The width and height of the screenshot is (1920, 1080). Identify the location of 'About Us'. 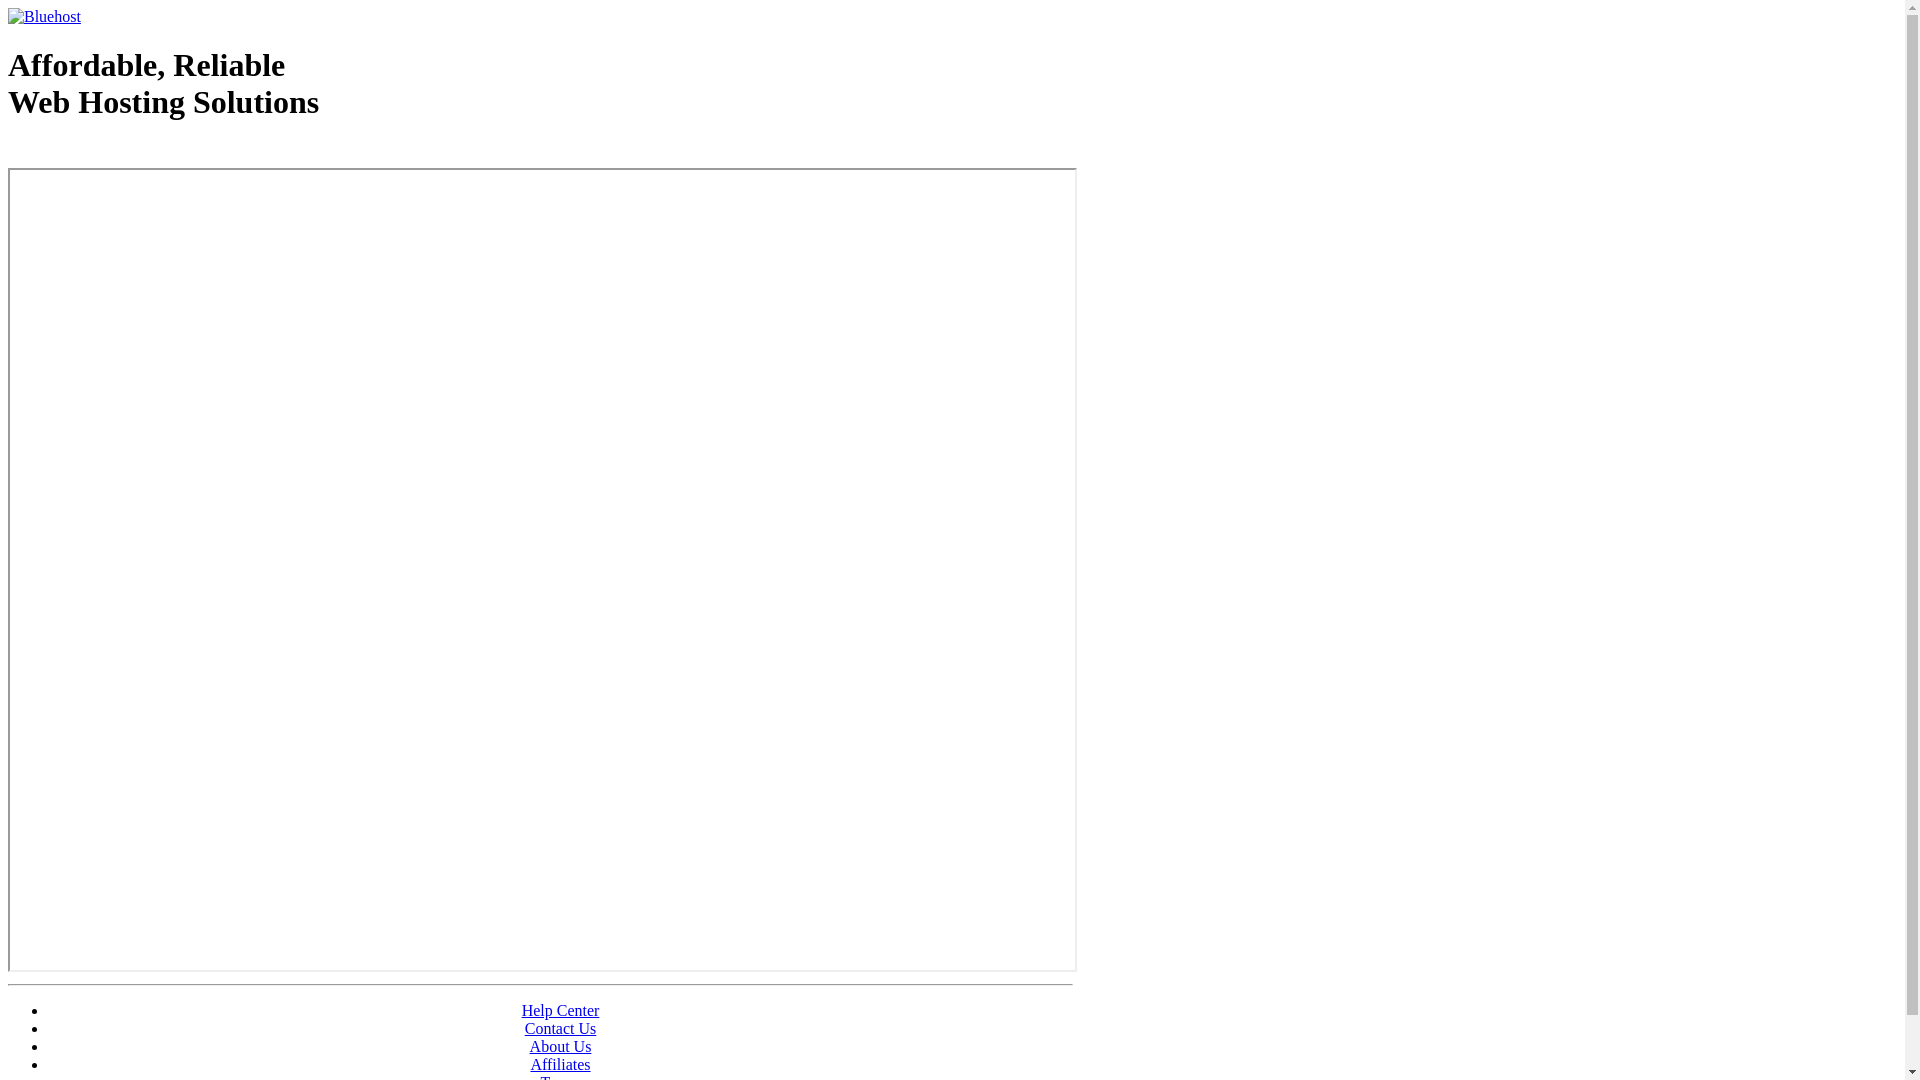
(529, 1045).